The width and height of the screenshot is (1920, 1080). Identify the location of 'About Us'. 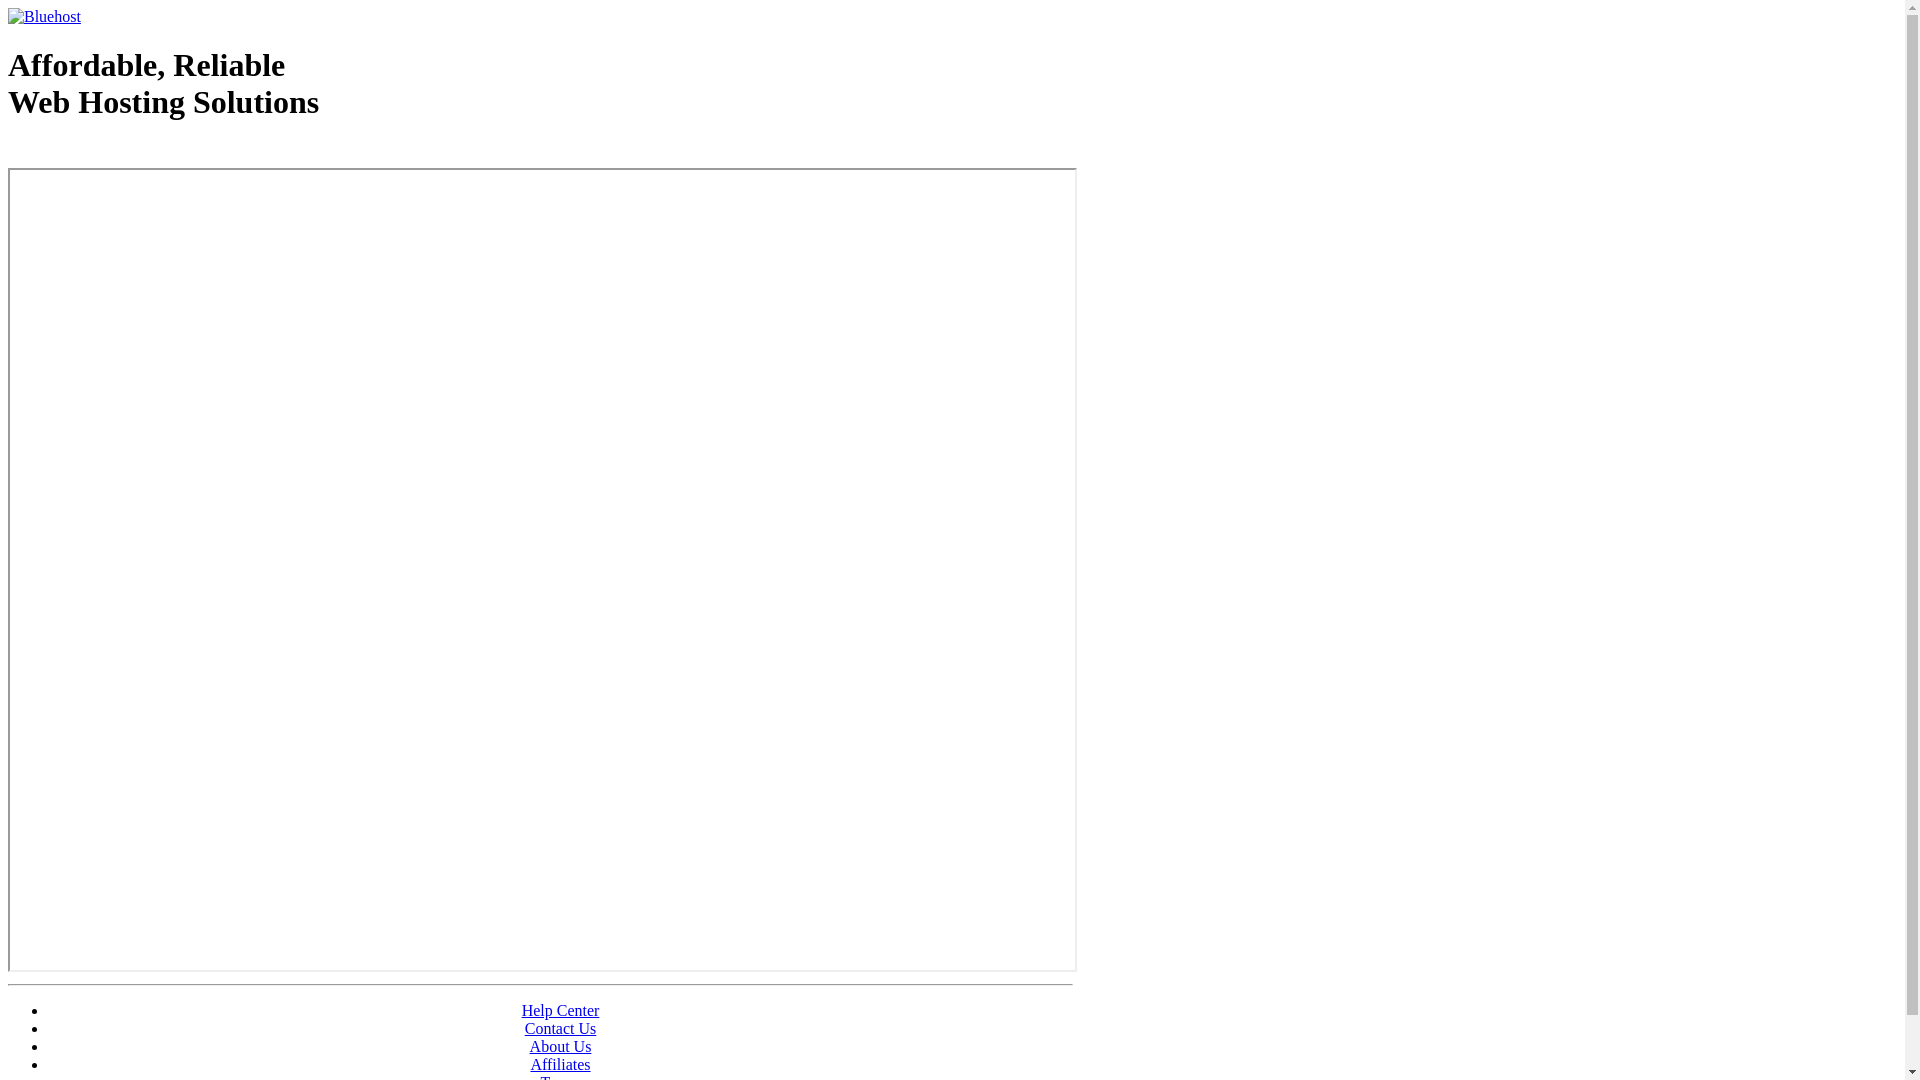
(529, 1045).